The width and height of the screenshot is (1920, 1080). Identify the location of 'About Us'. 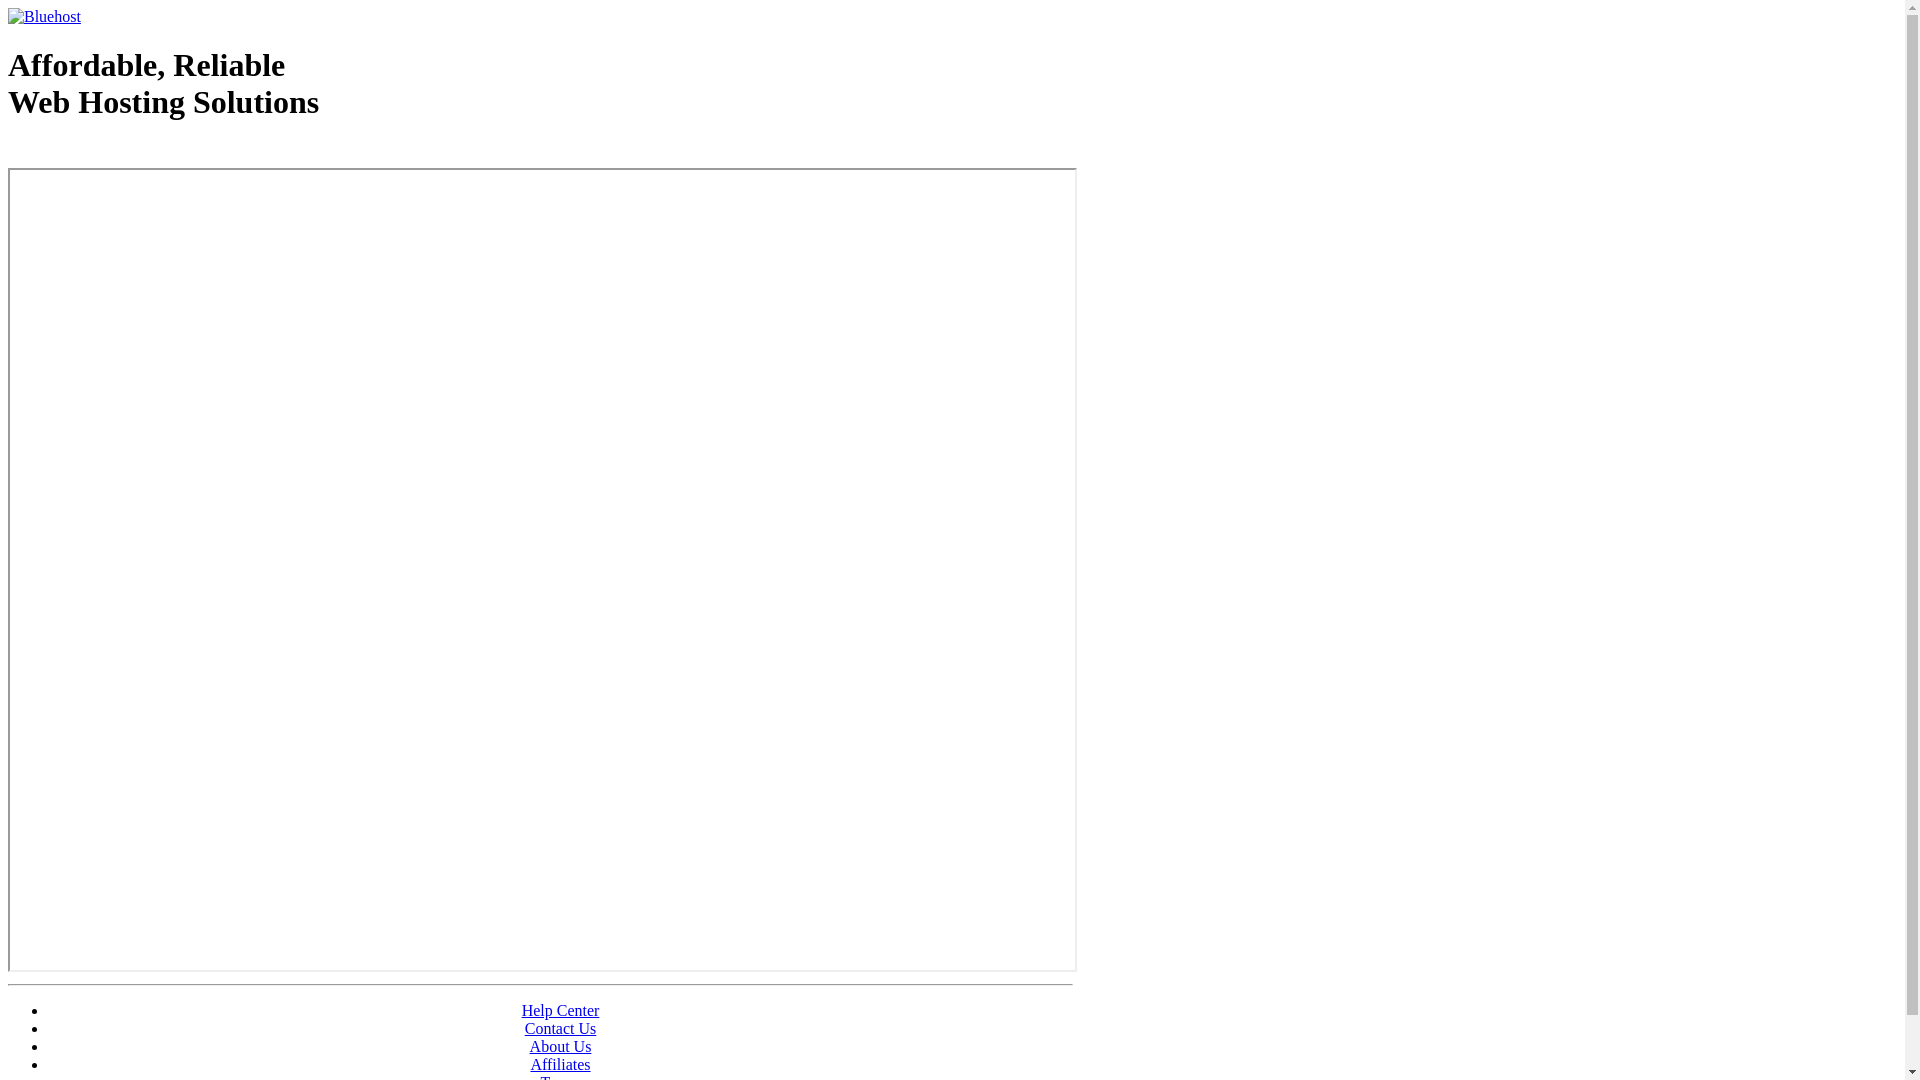
(529, 1045).